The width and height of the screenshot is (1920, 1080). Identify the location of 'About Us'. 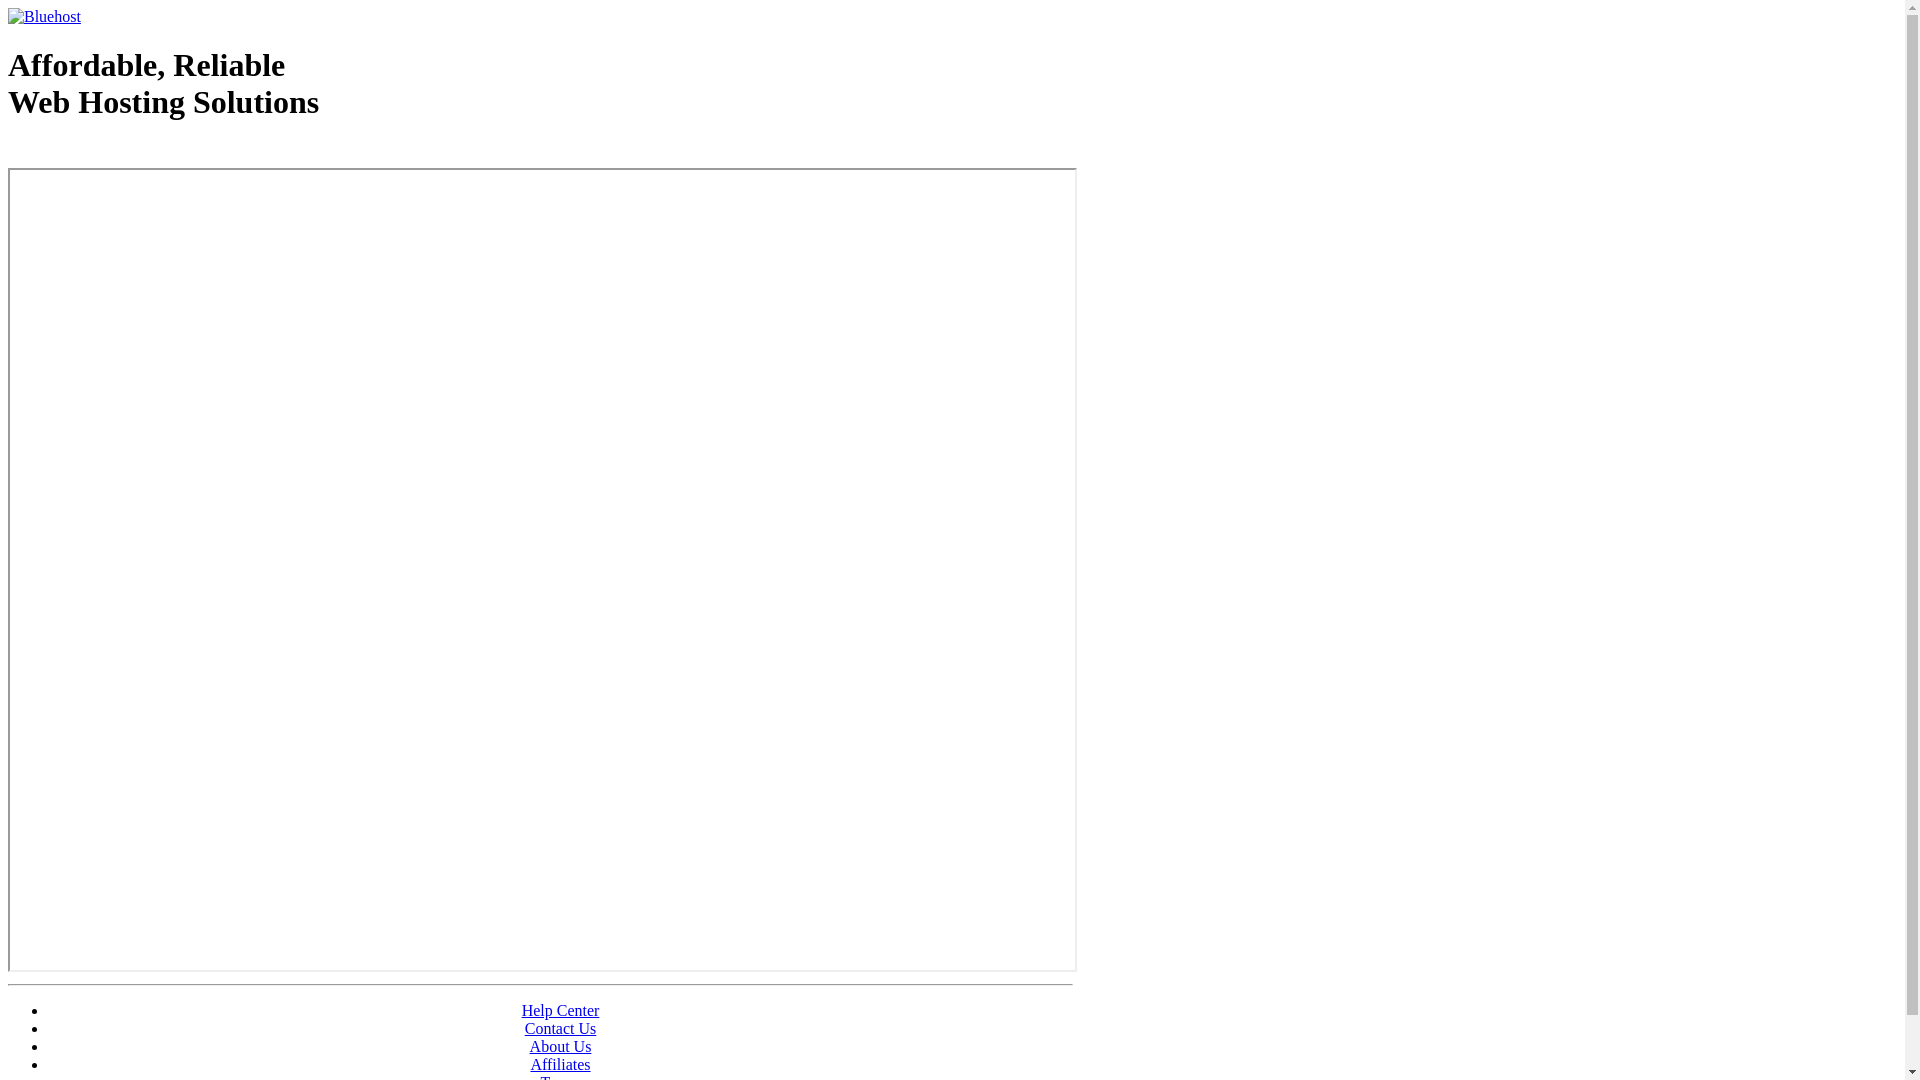
(529, 1045).